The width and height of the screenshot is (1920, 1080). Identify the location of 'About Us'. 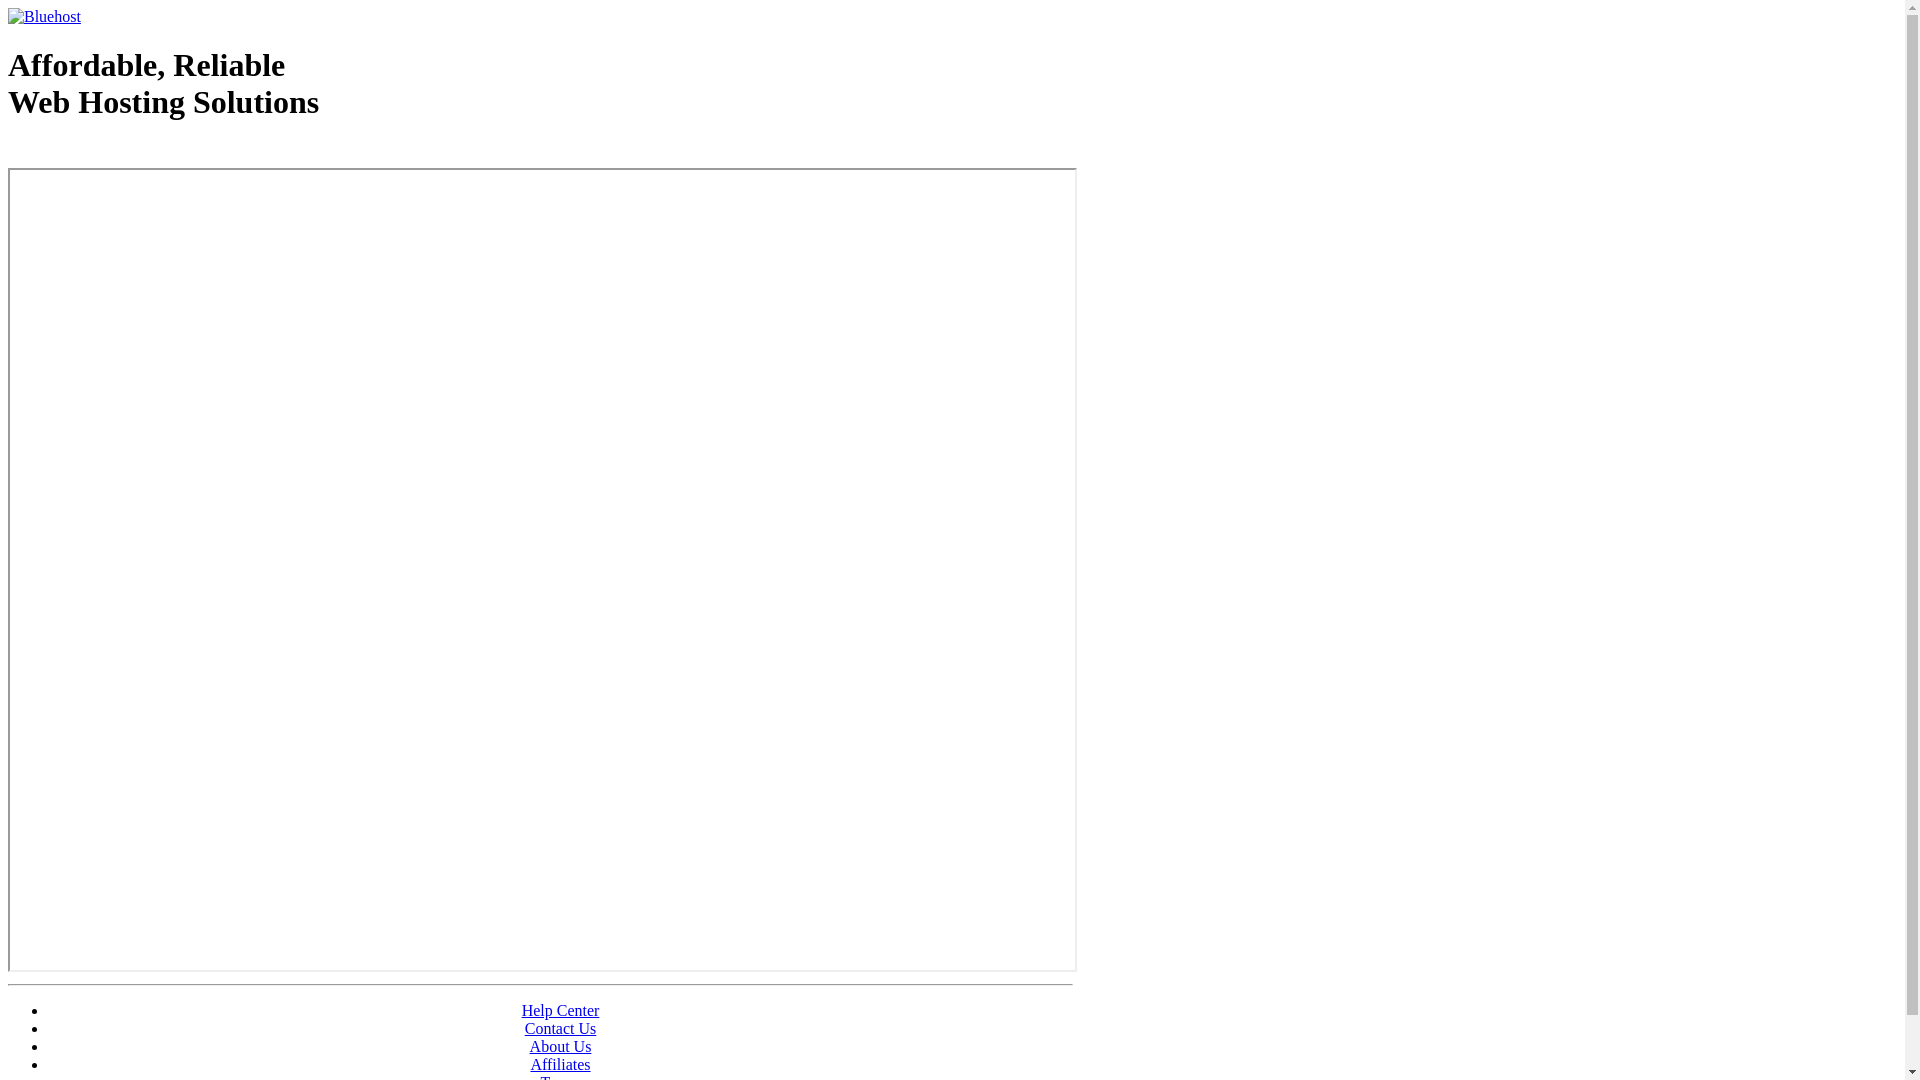
(529, 1045).